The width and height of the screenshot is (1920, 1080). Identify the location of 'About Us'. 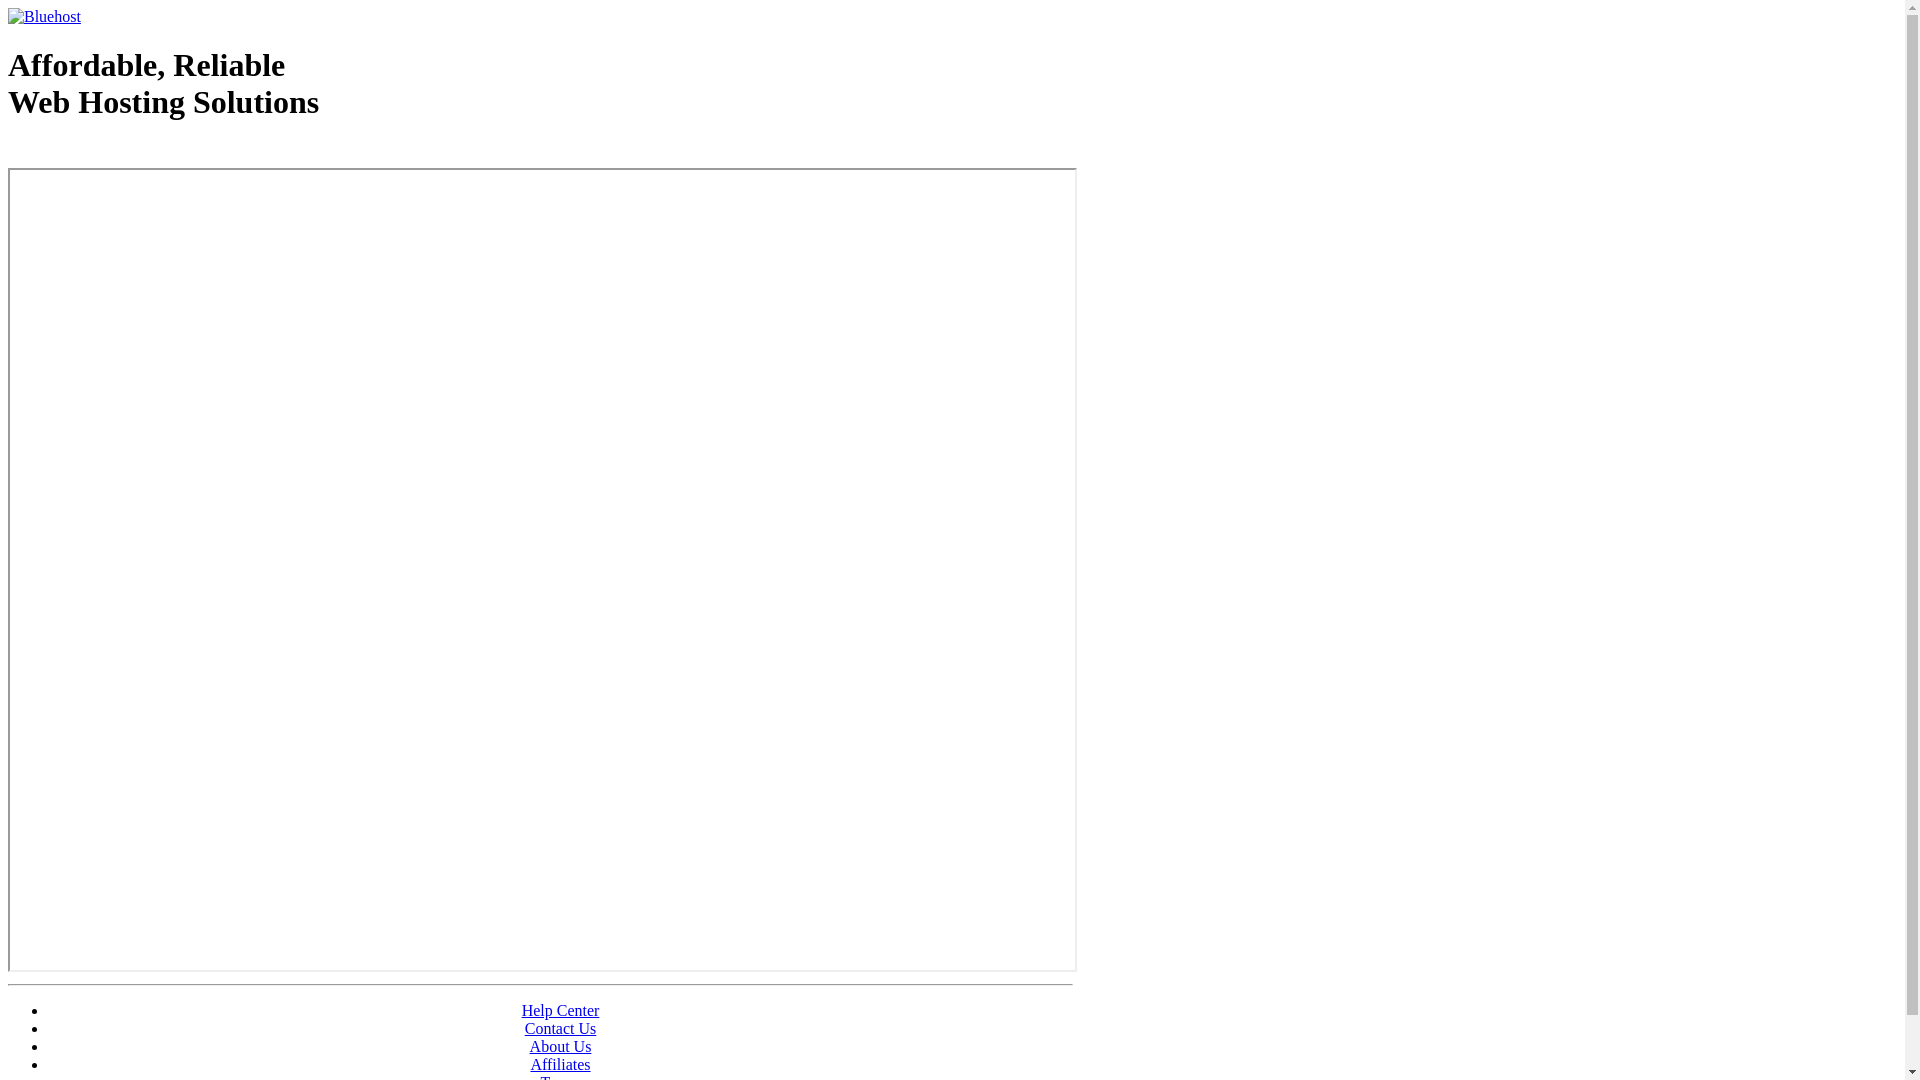
(529, 1045).